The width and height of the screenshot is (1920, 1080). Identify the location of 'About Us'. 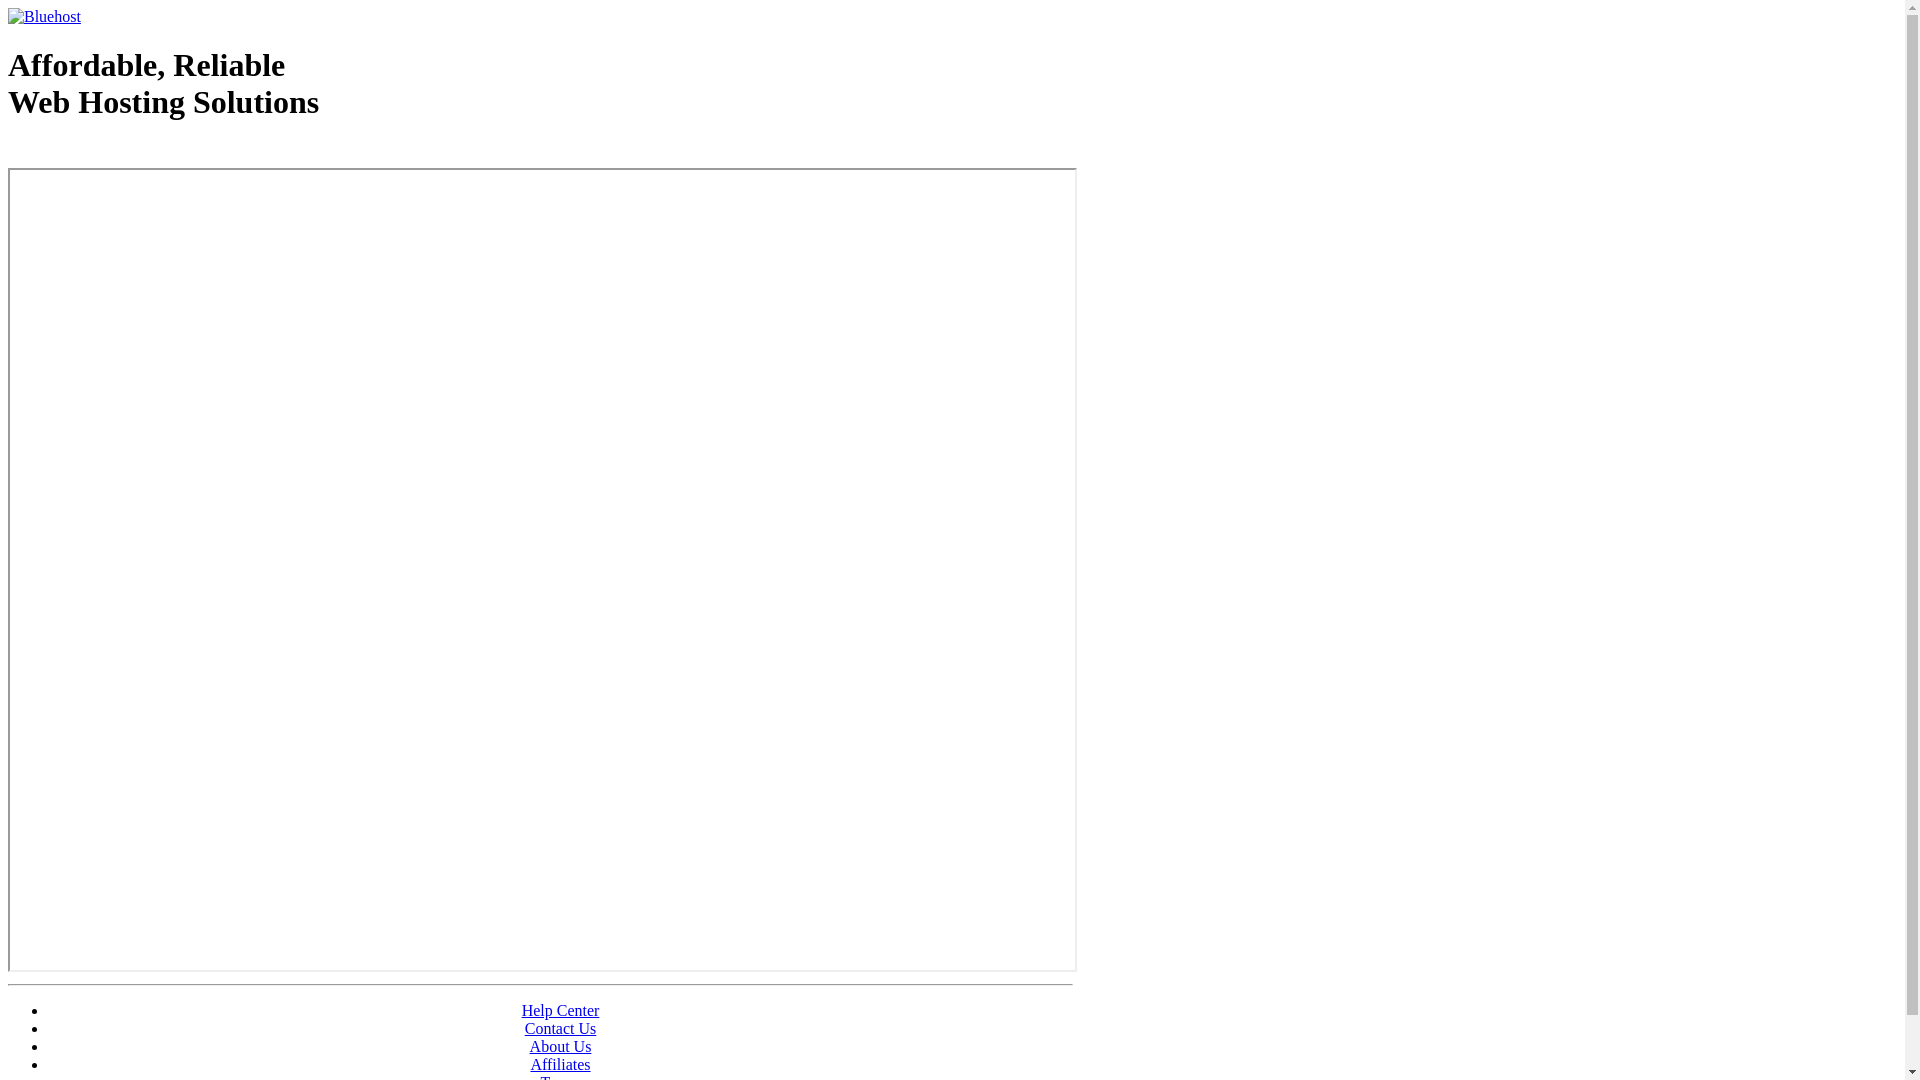
(529, 1045).